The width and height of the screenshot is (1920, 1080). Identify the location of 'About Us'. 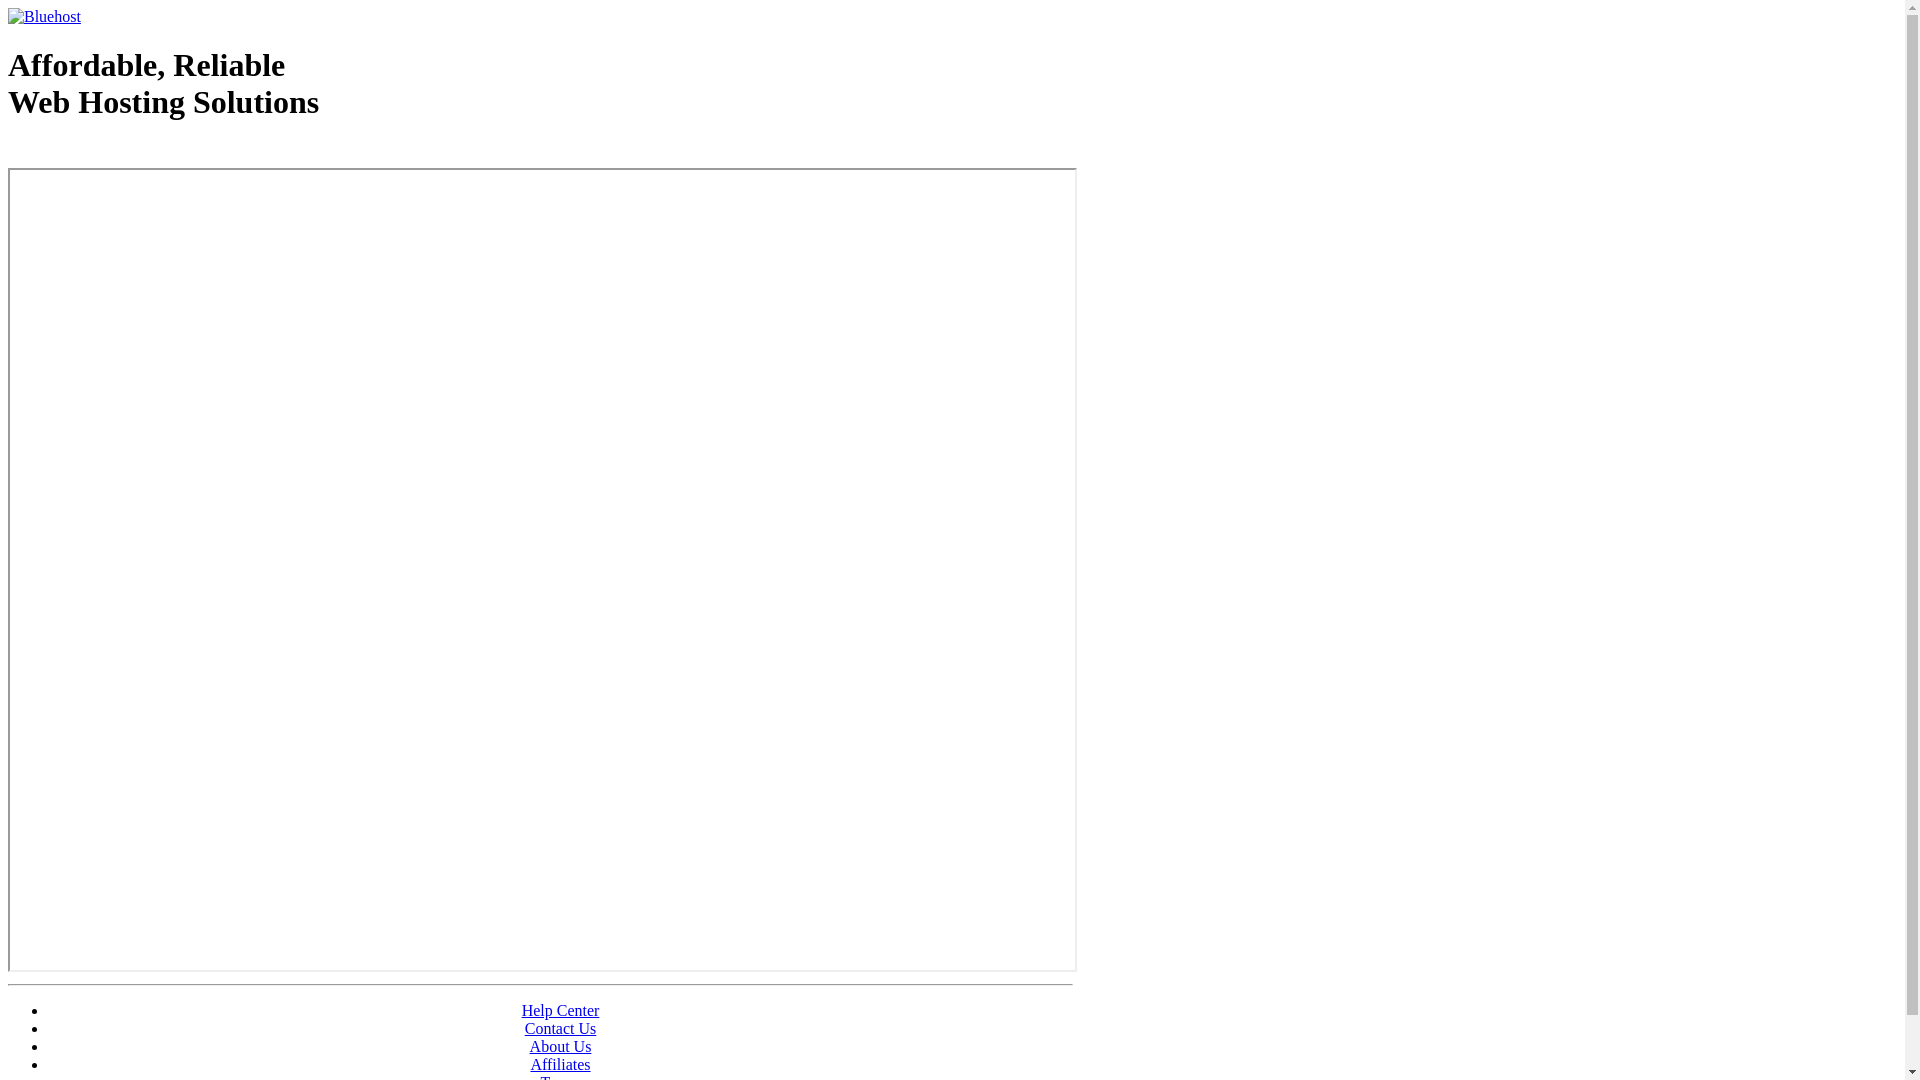
(529, 1045).